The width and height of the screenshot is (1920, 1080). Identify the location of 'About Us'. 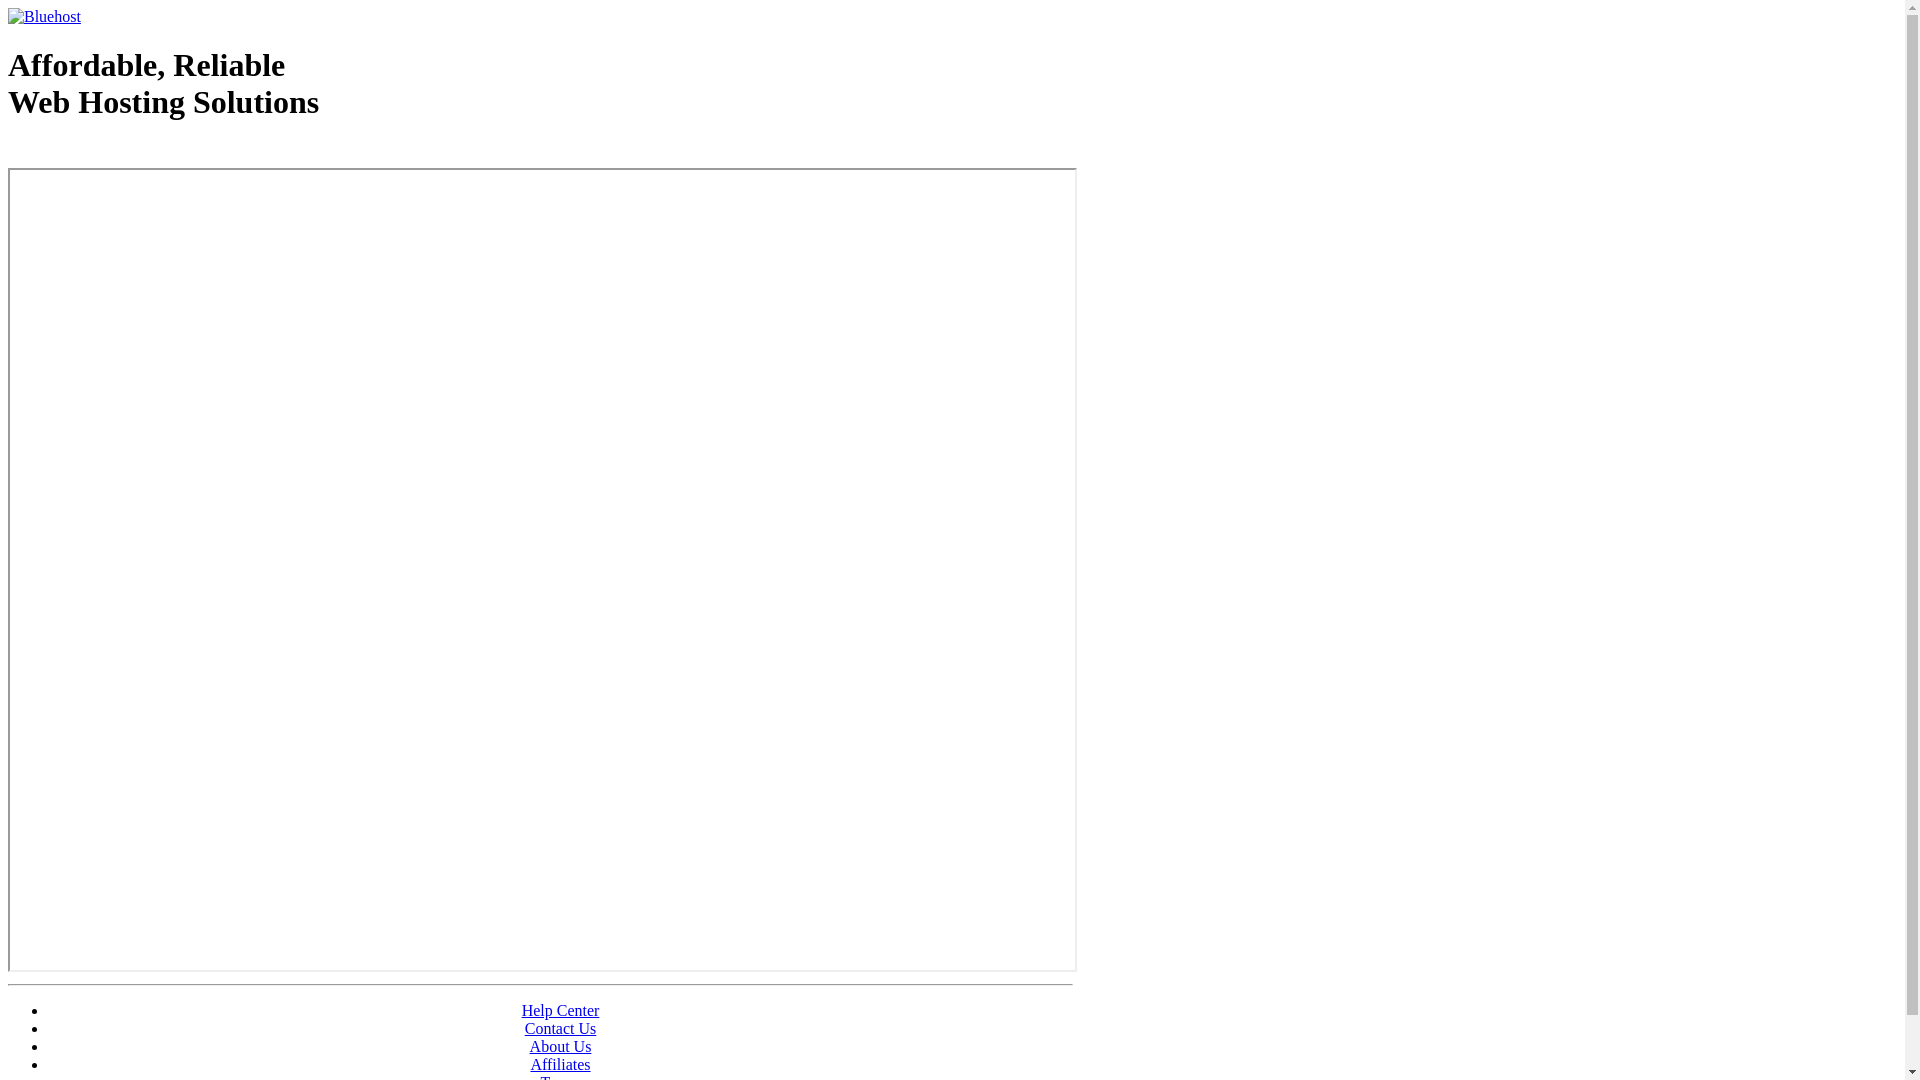
(529, 1045).